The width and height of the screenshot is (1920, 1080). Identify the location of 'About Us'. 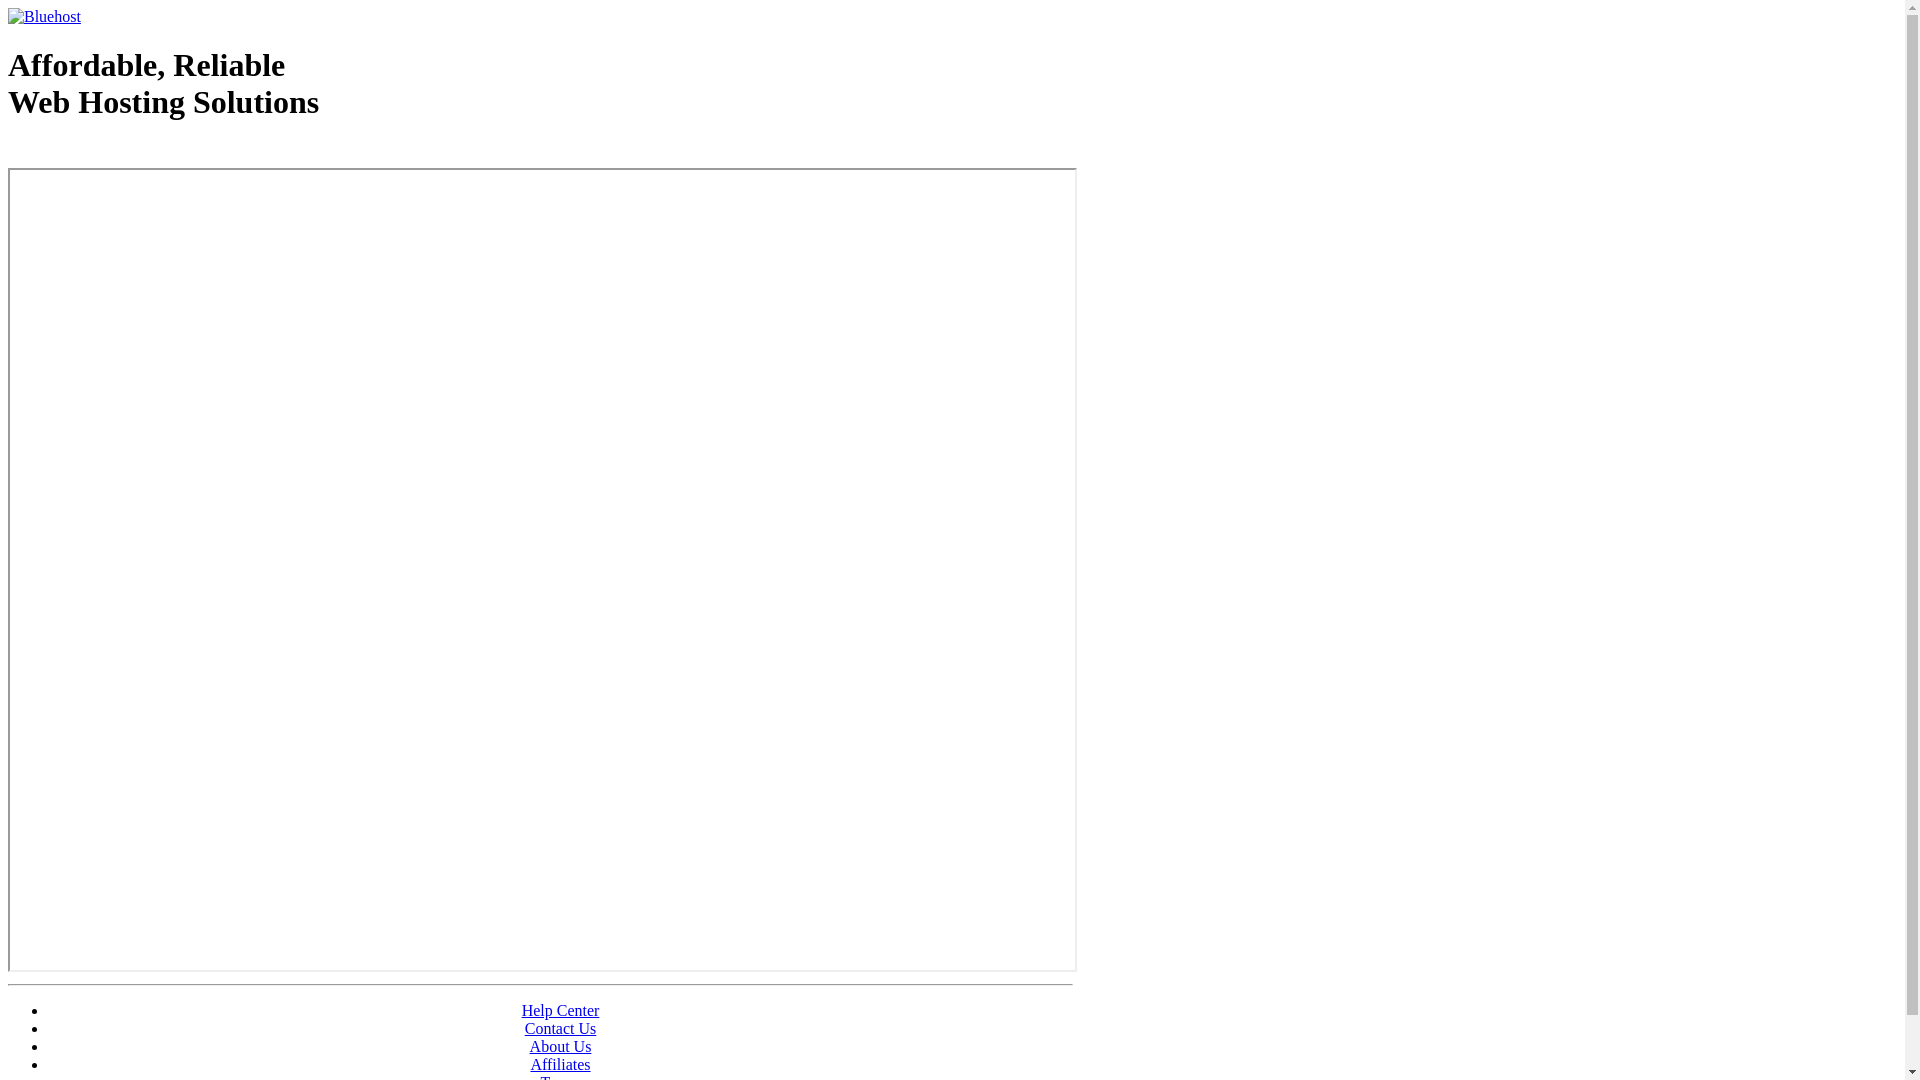
(529, 1045).